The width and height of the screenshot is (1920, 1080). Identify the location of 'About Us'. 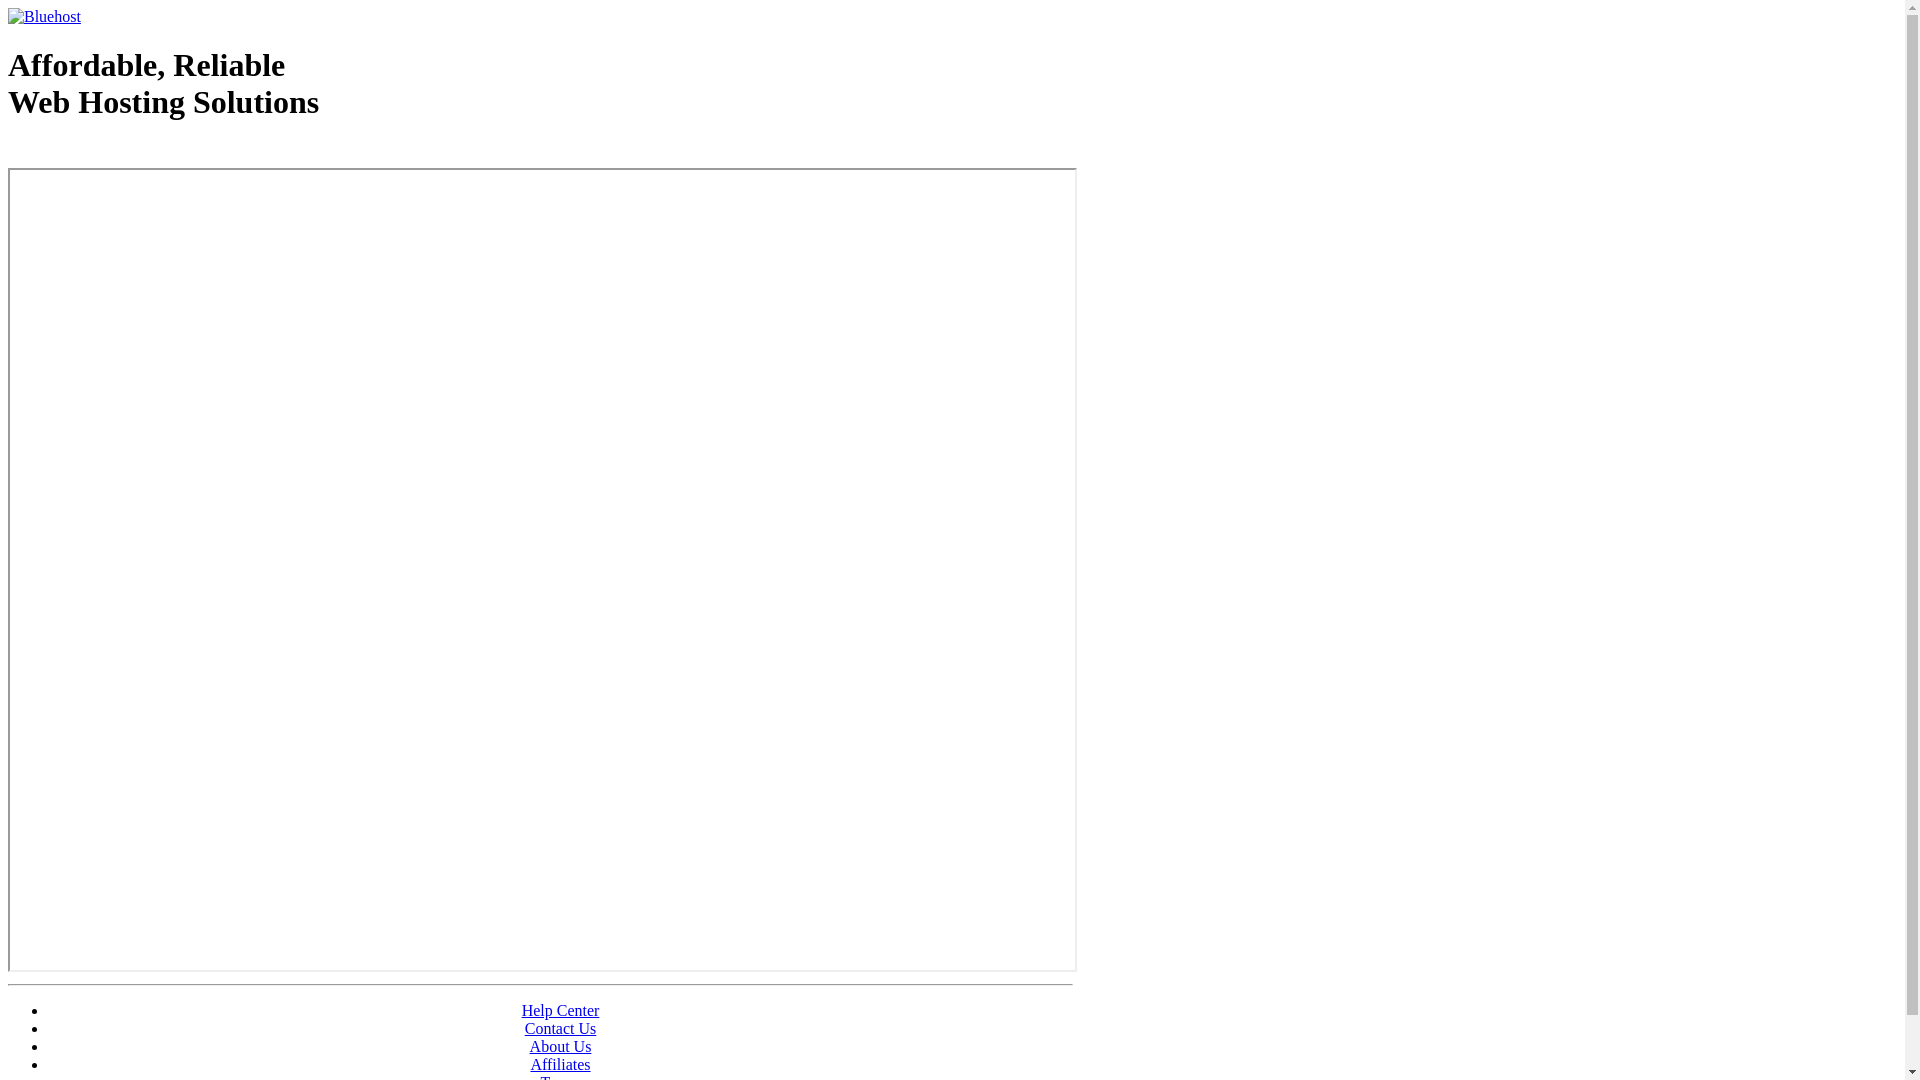
(529, 1045).